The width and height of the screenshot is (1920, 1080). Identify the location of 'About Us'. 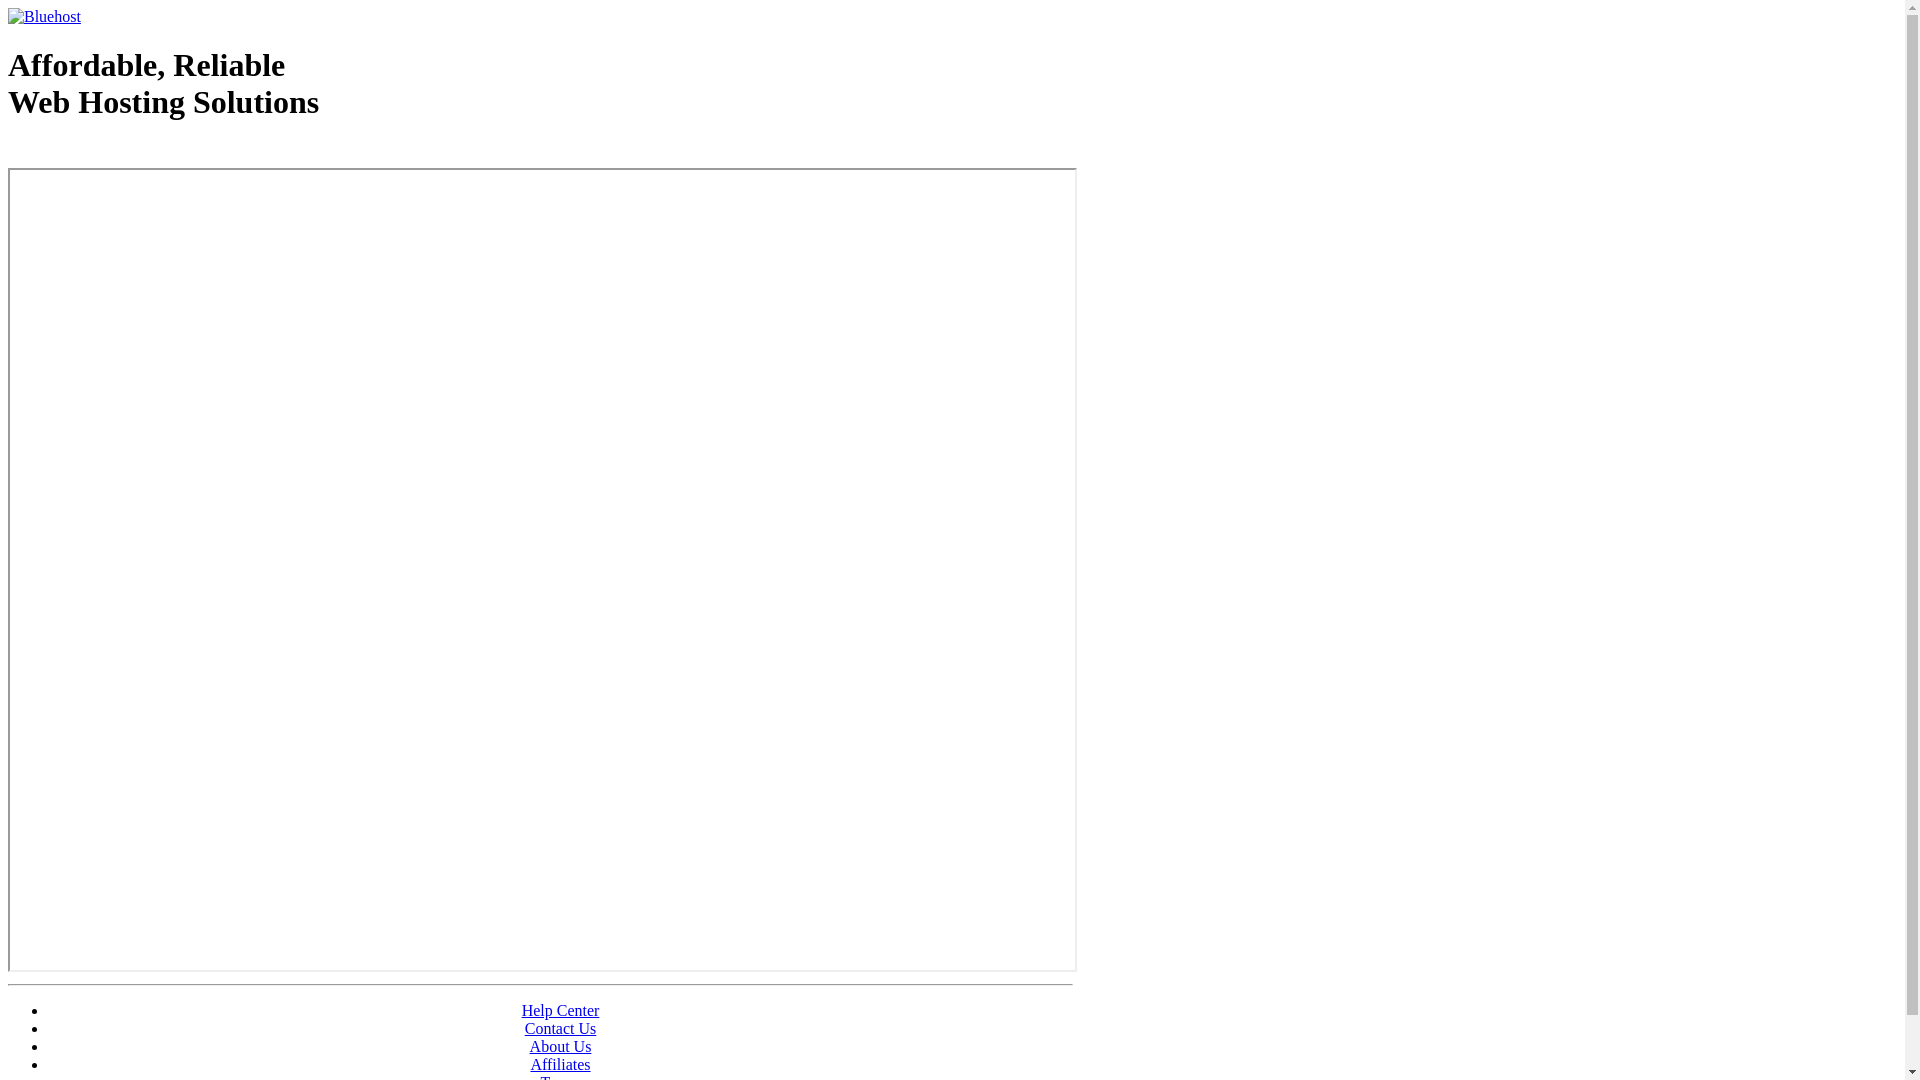
(529, 1045).